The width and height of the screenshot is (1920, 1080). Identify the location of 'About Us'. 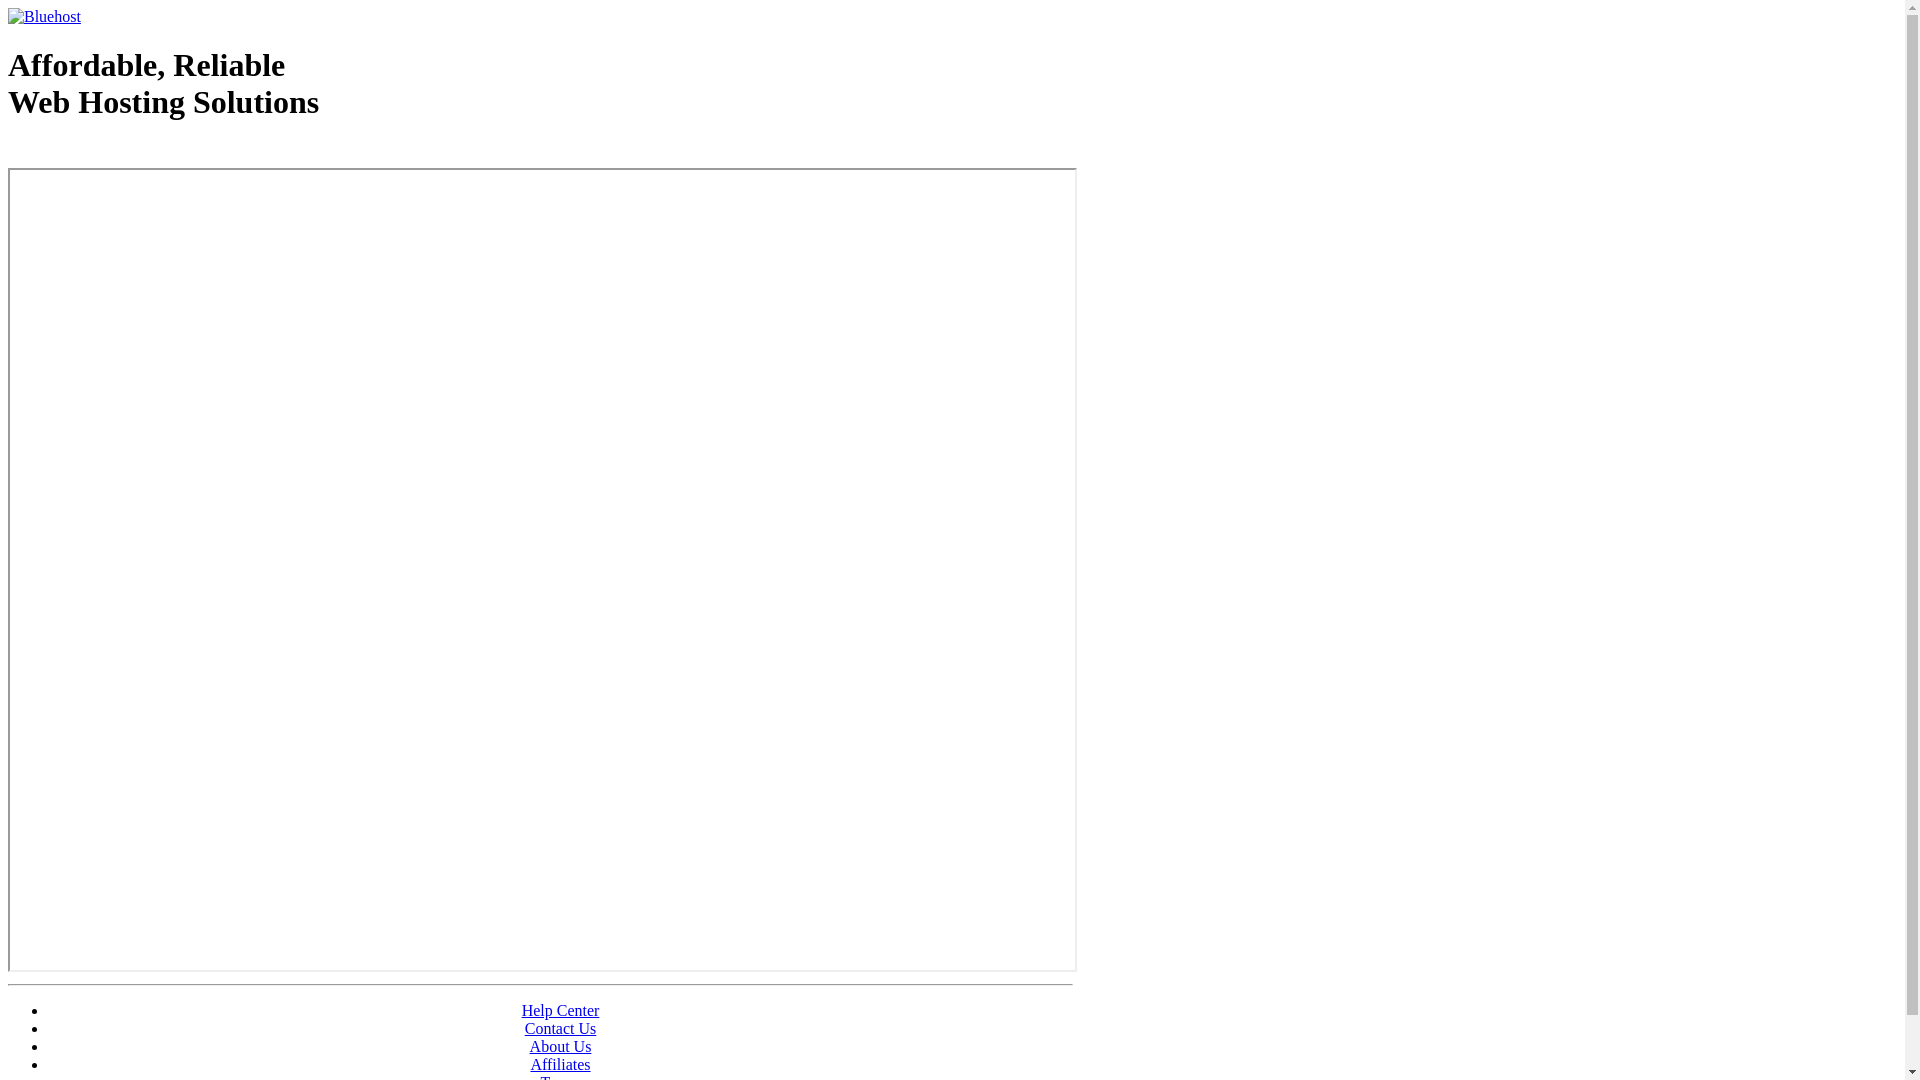
(529, 1045).